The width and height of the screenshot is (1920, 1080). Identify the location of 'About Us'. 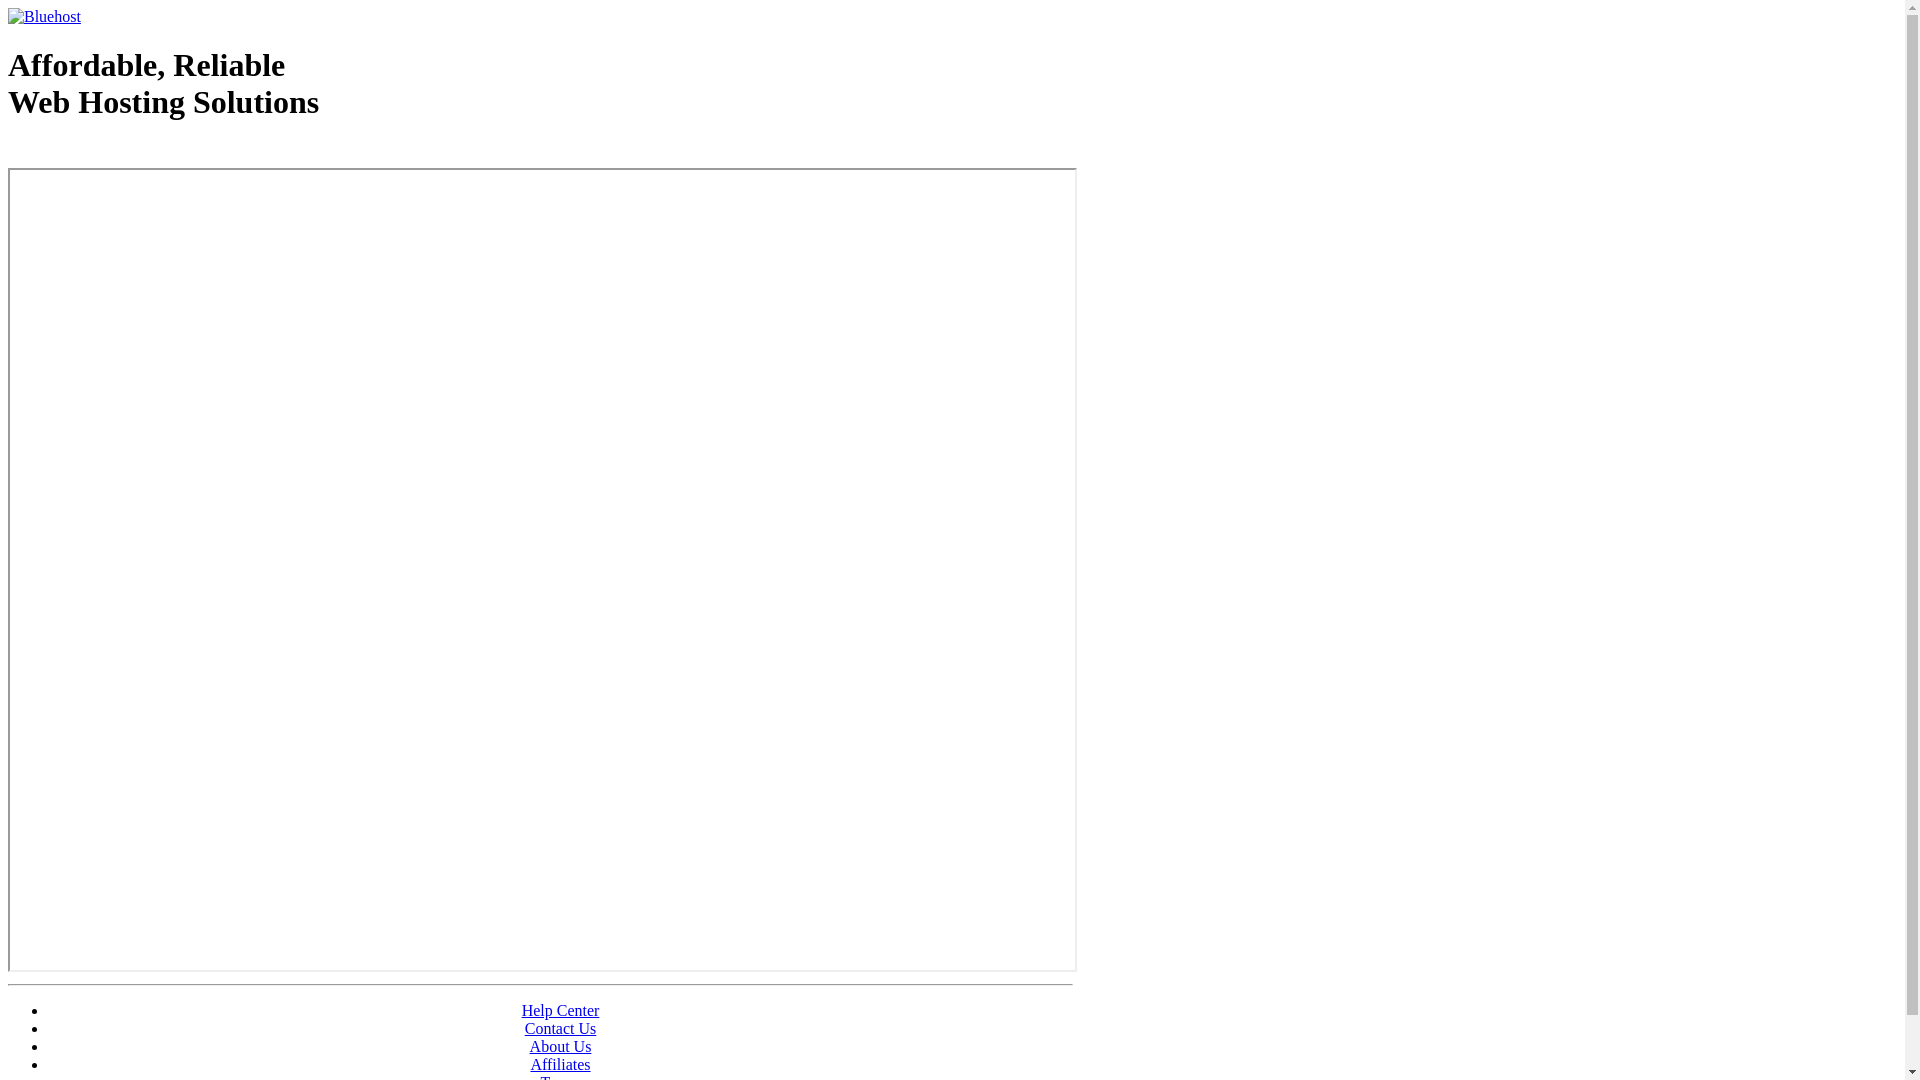
(529, 1045).